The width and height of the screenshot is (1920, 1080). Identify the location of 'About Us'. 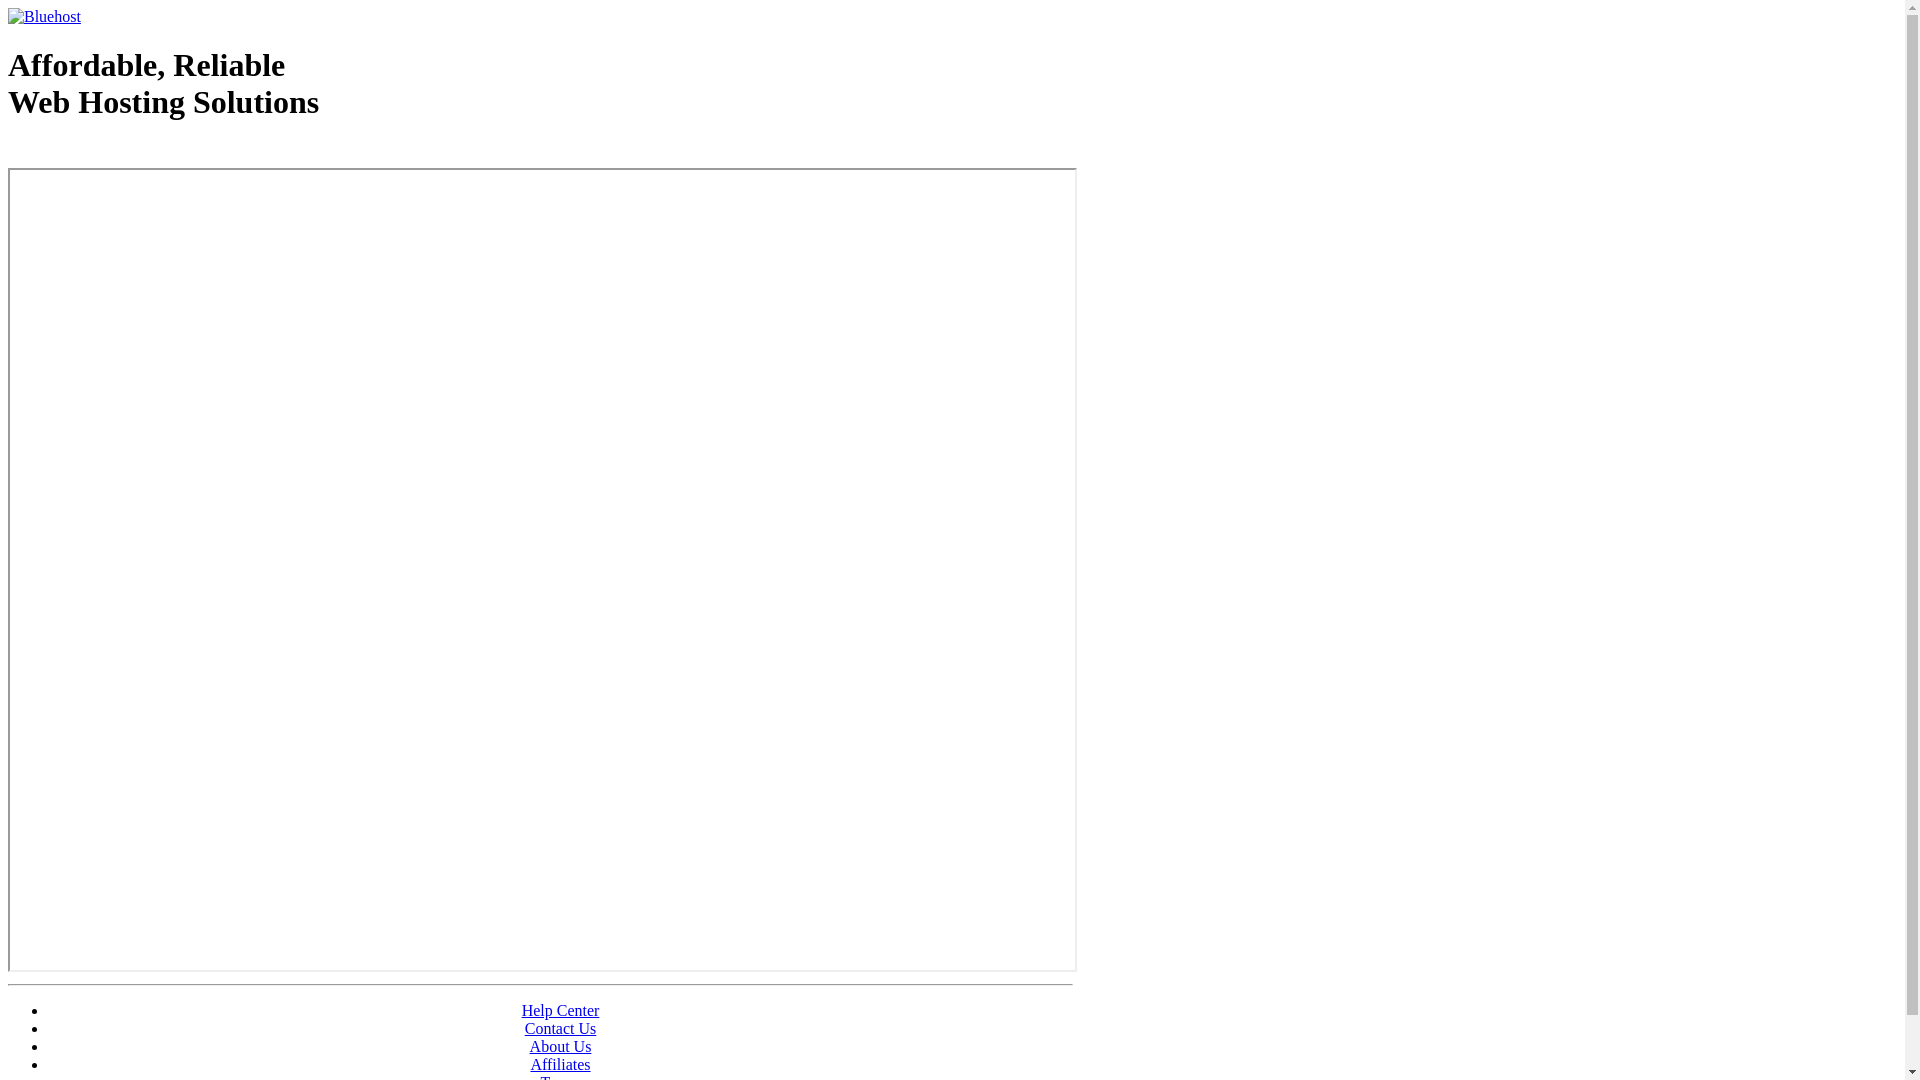
(529, 1045).